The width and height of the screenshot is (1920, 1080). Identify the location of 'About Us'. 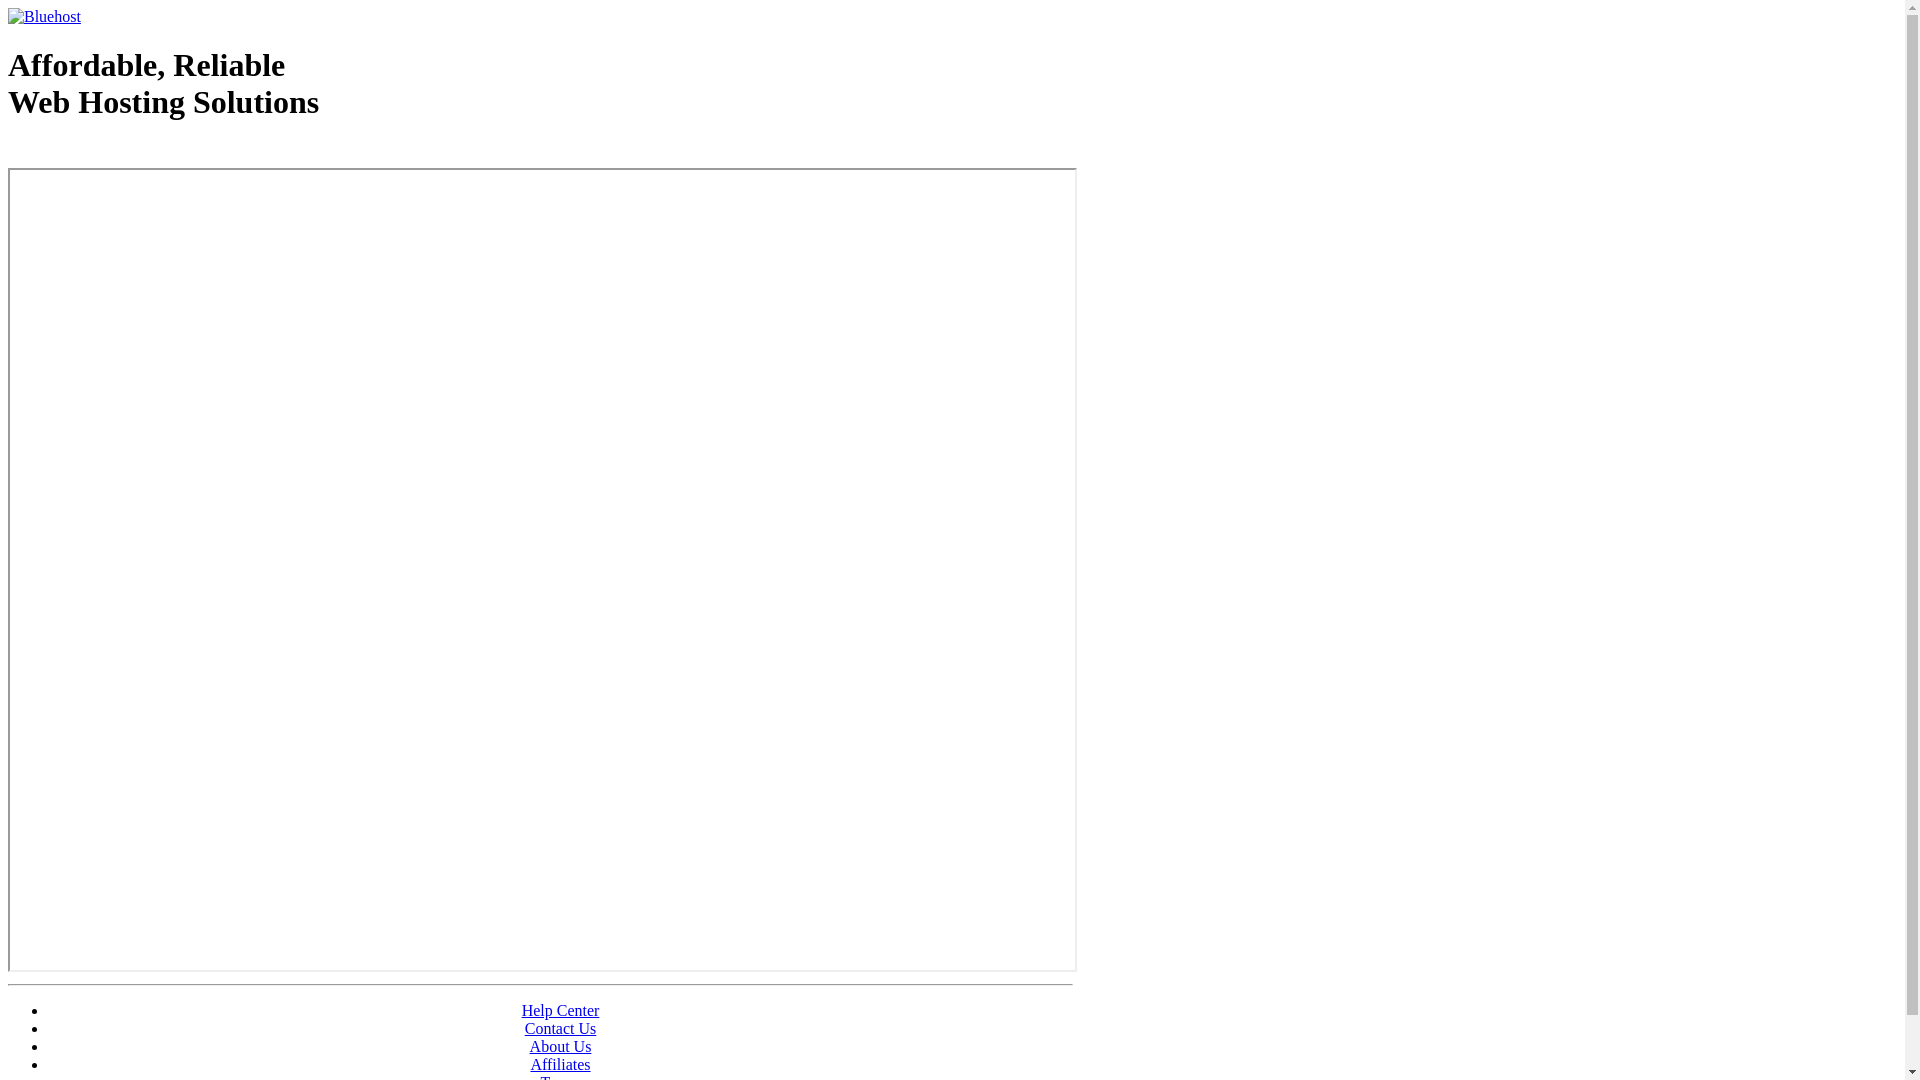
(529, 1045).